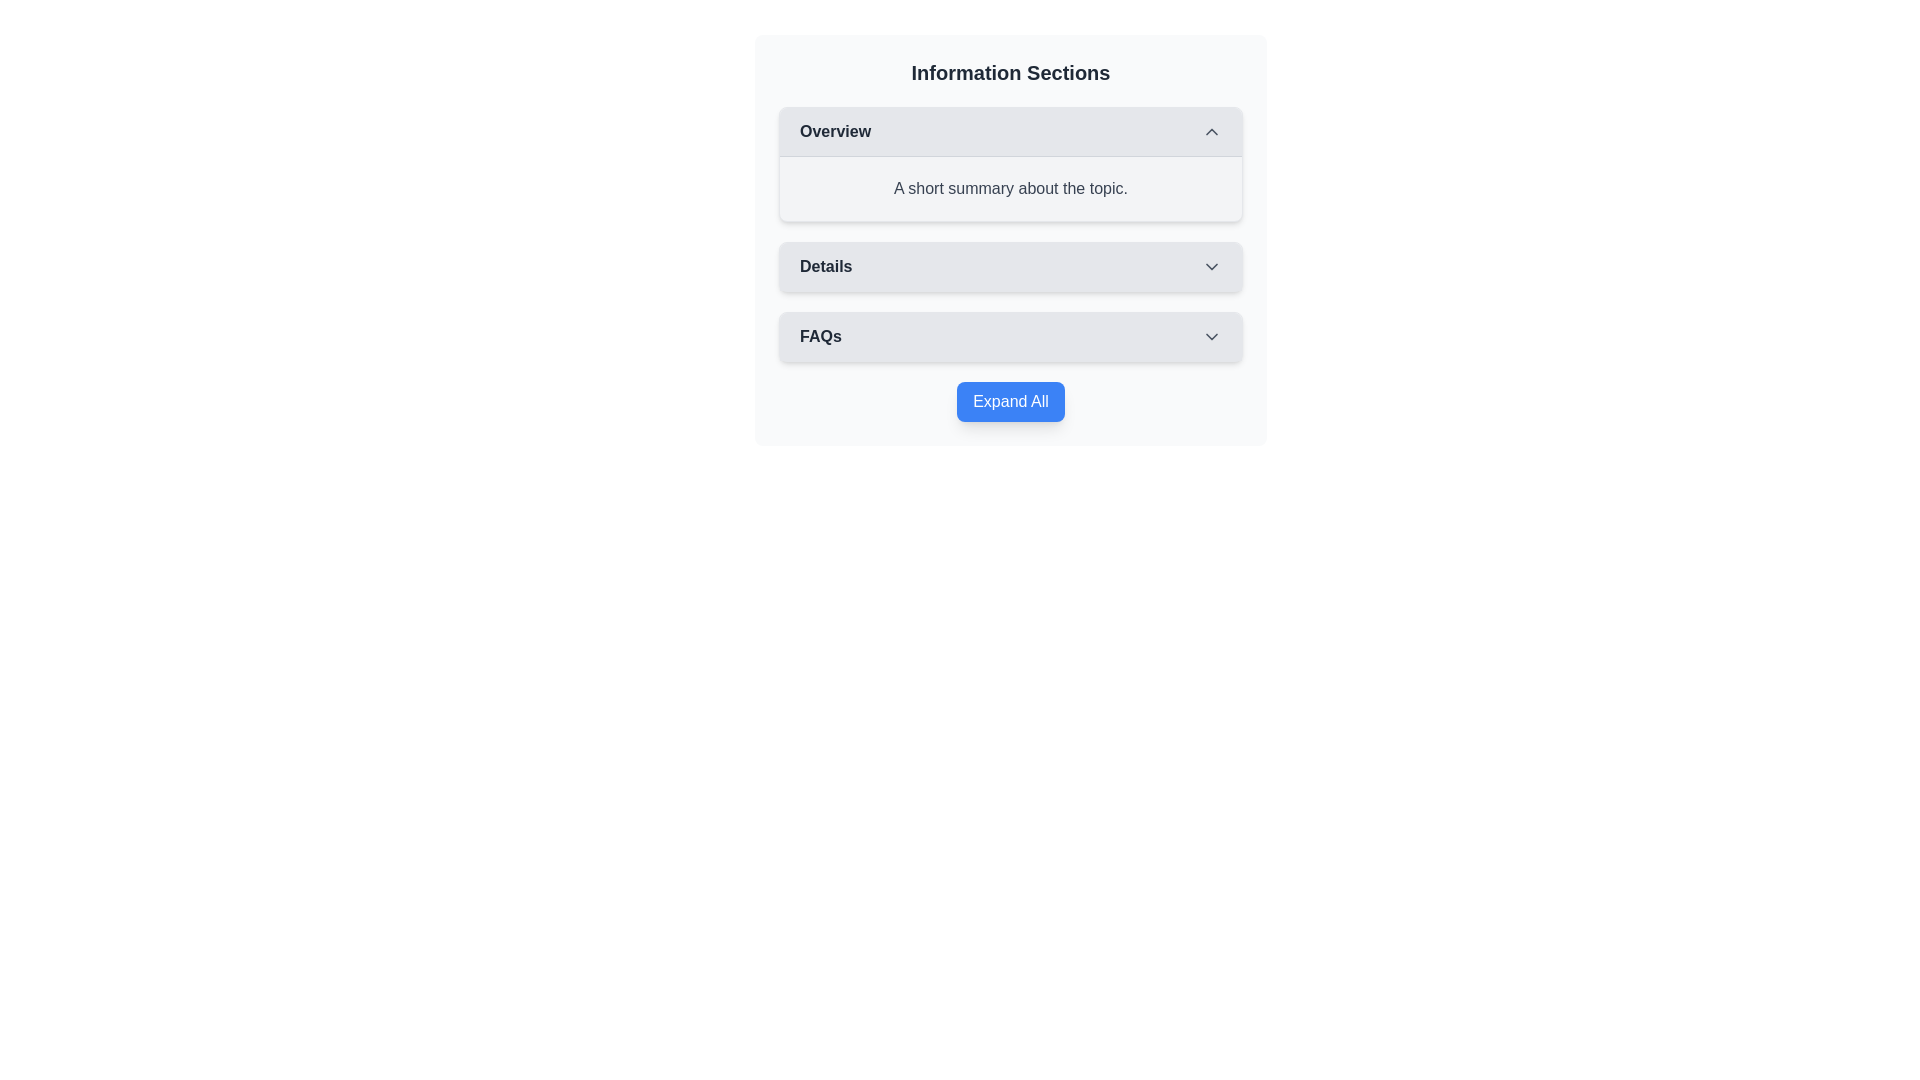 This screenshot has width=1920, height=1080. I want to click on the text label indicating the header of the collapsible information section, so click(835, 131).